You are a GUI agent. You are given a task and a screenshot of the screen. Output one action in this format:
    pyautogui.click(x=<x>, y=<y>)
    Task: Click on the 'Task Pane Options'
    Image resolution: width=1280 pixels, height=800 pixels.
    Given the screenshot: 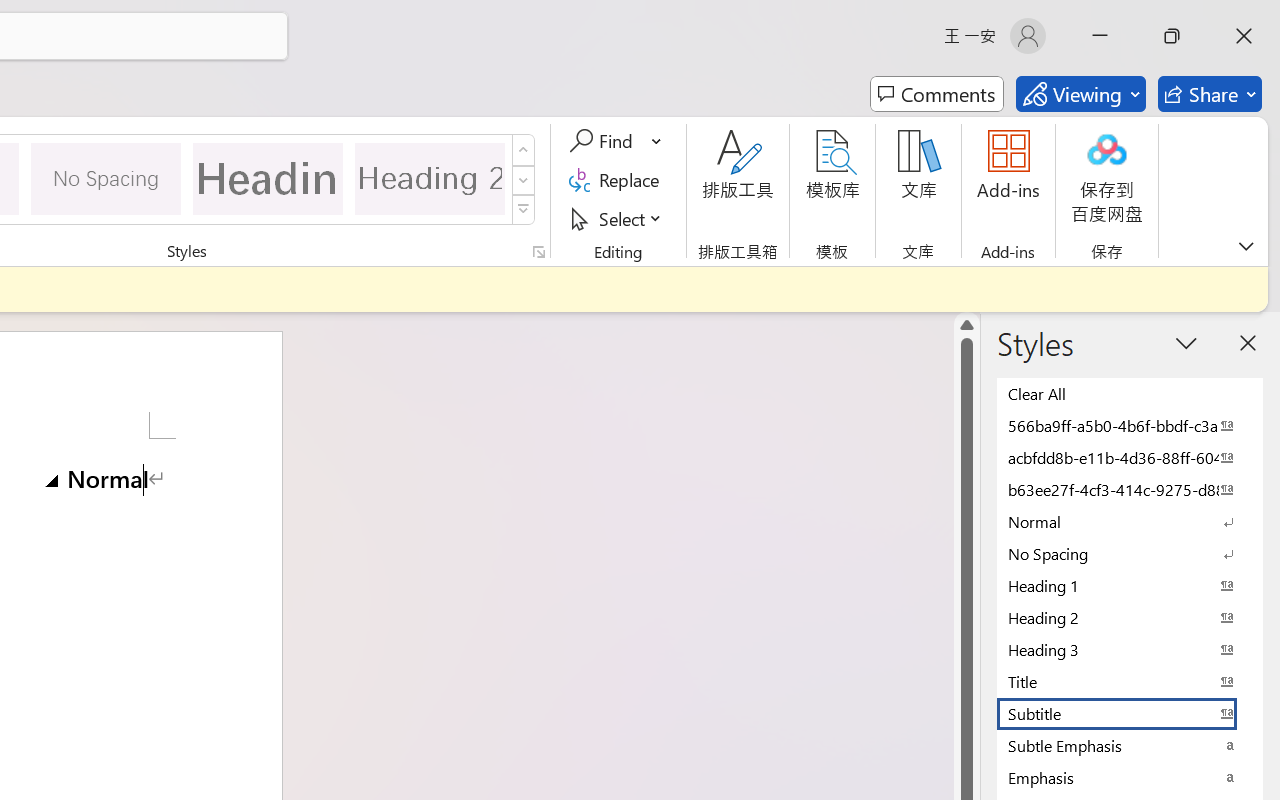 What is the action you would take?
    pyautogui.click(x=1187, y=343)
    